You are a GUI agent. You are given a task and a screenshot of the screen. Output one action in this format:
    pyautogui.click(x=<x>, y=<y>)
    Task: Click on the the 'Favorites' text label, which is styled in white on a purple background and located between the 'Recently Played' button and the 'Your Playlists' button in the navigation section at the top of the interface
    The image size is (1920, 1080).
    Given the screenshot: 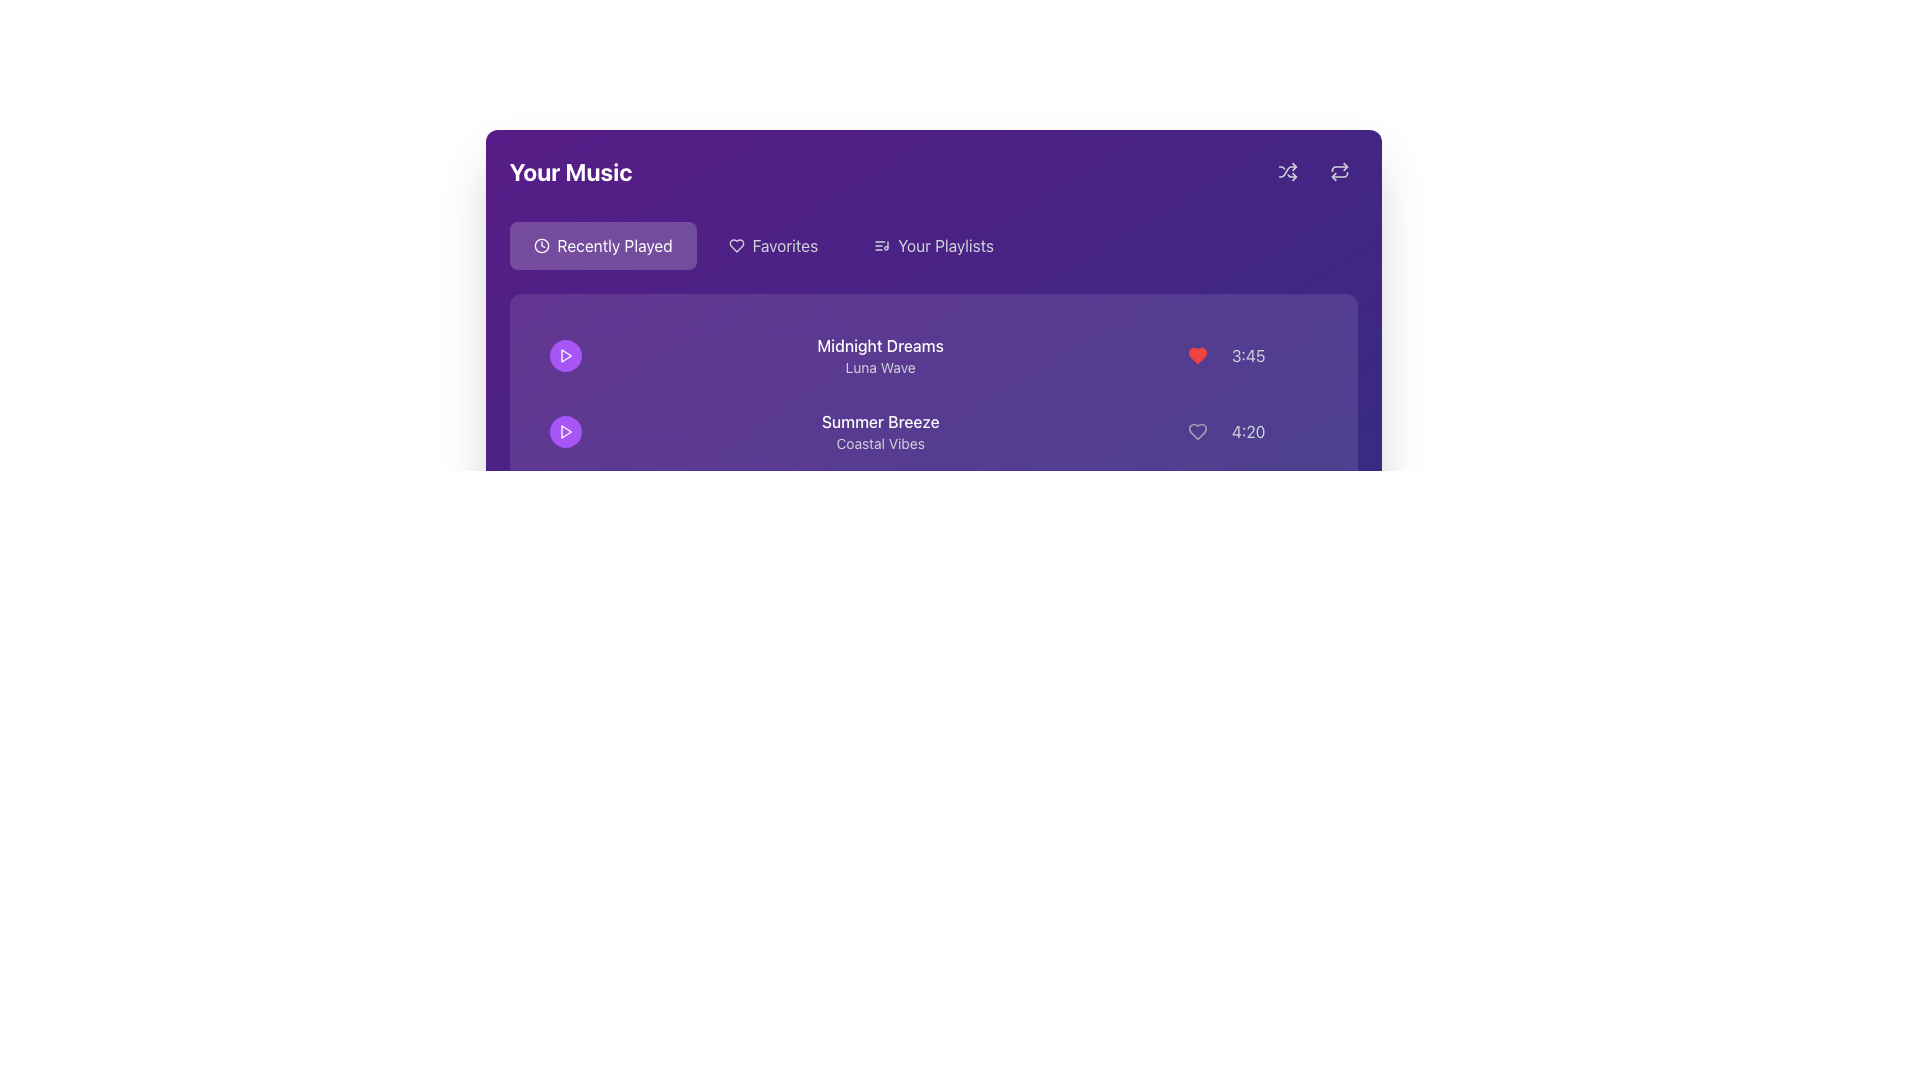 What is the action you would take?
    pyautogui.click(x=784, y=245)
    